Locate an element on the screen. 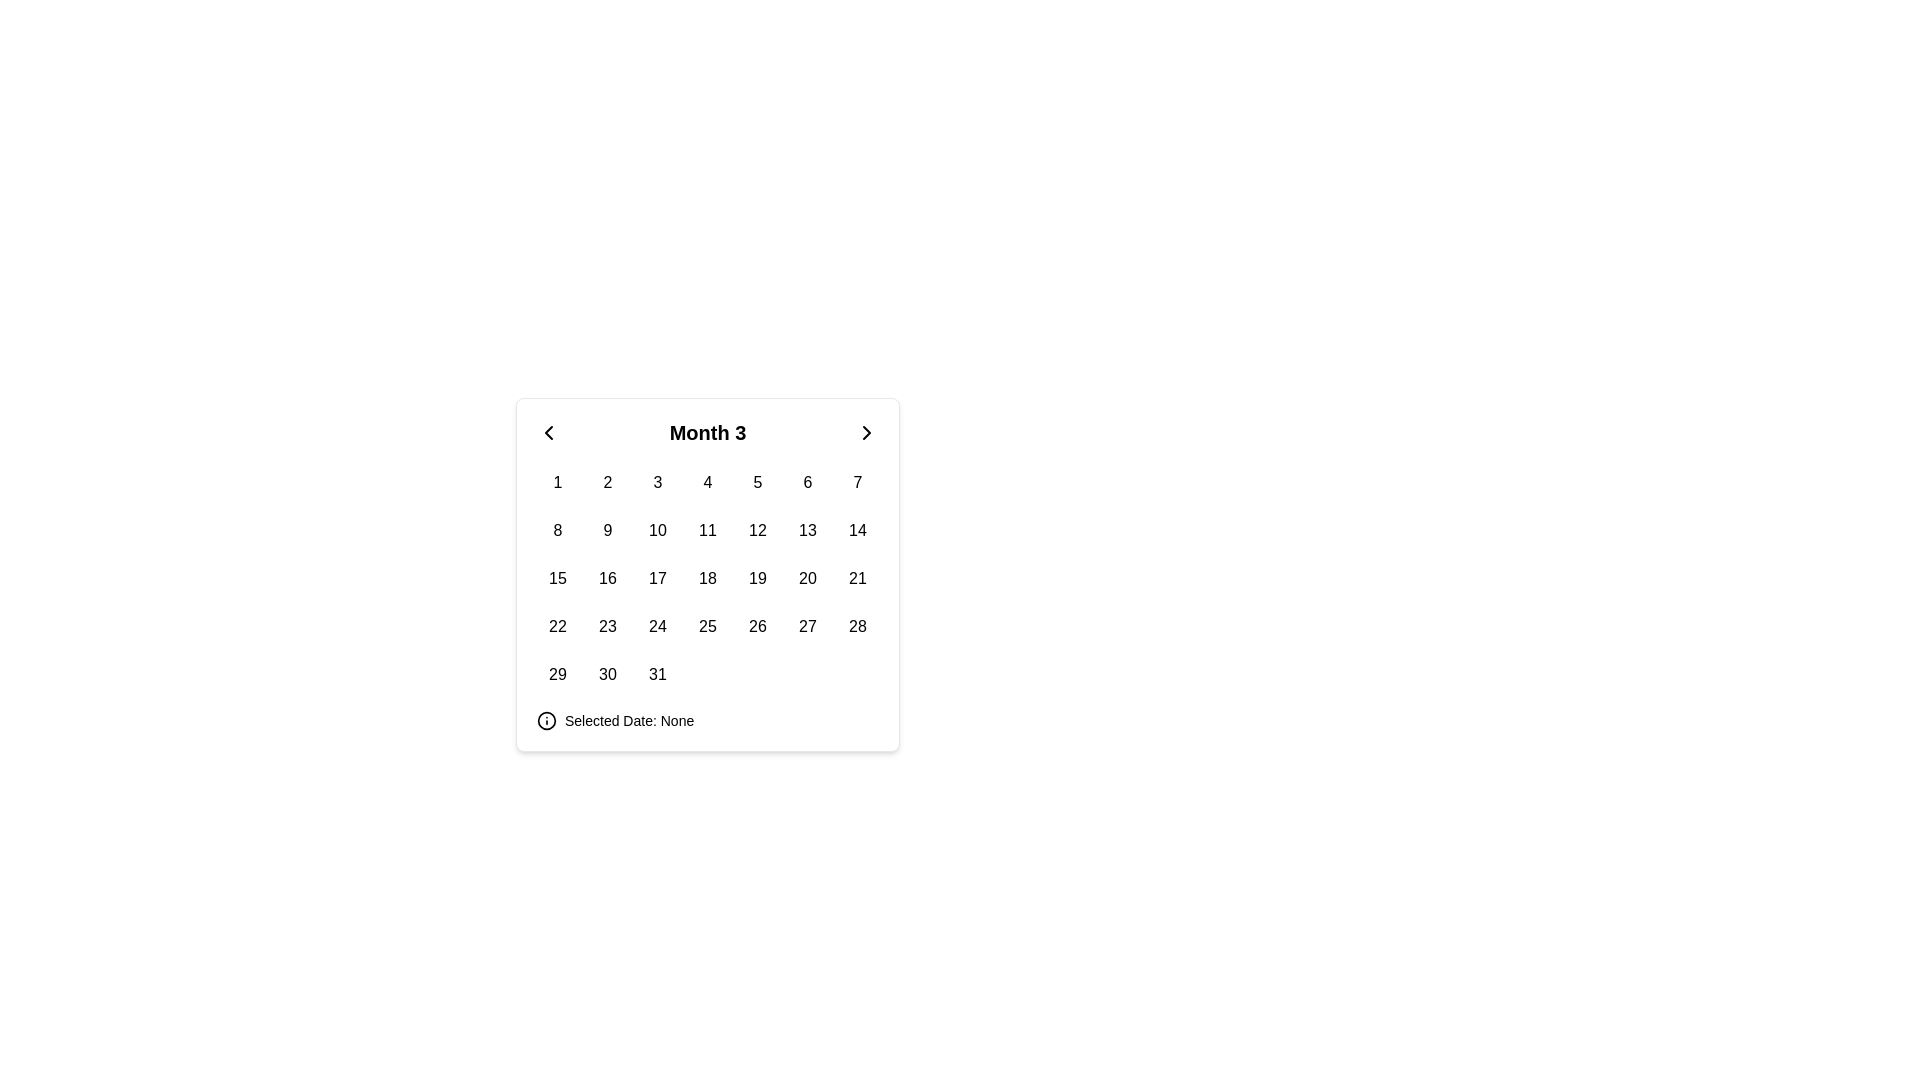 The width and height of the screenshot is (1920, 1080). the square button labeled '24' with rounded corners is located at coordinates (657, 626).